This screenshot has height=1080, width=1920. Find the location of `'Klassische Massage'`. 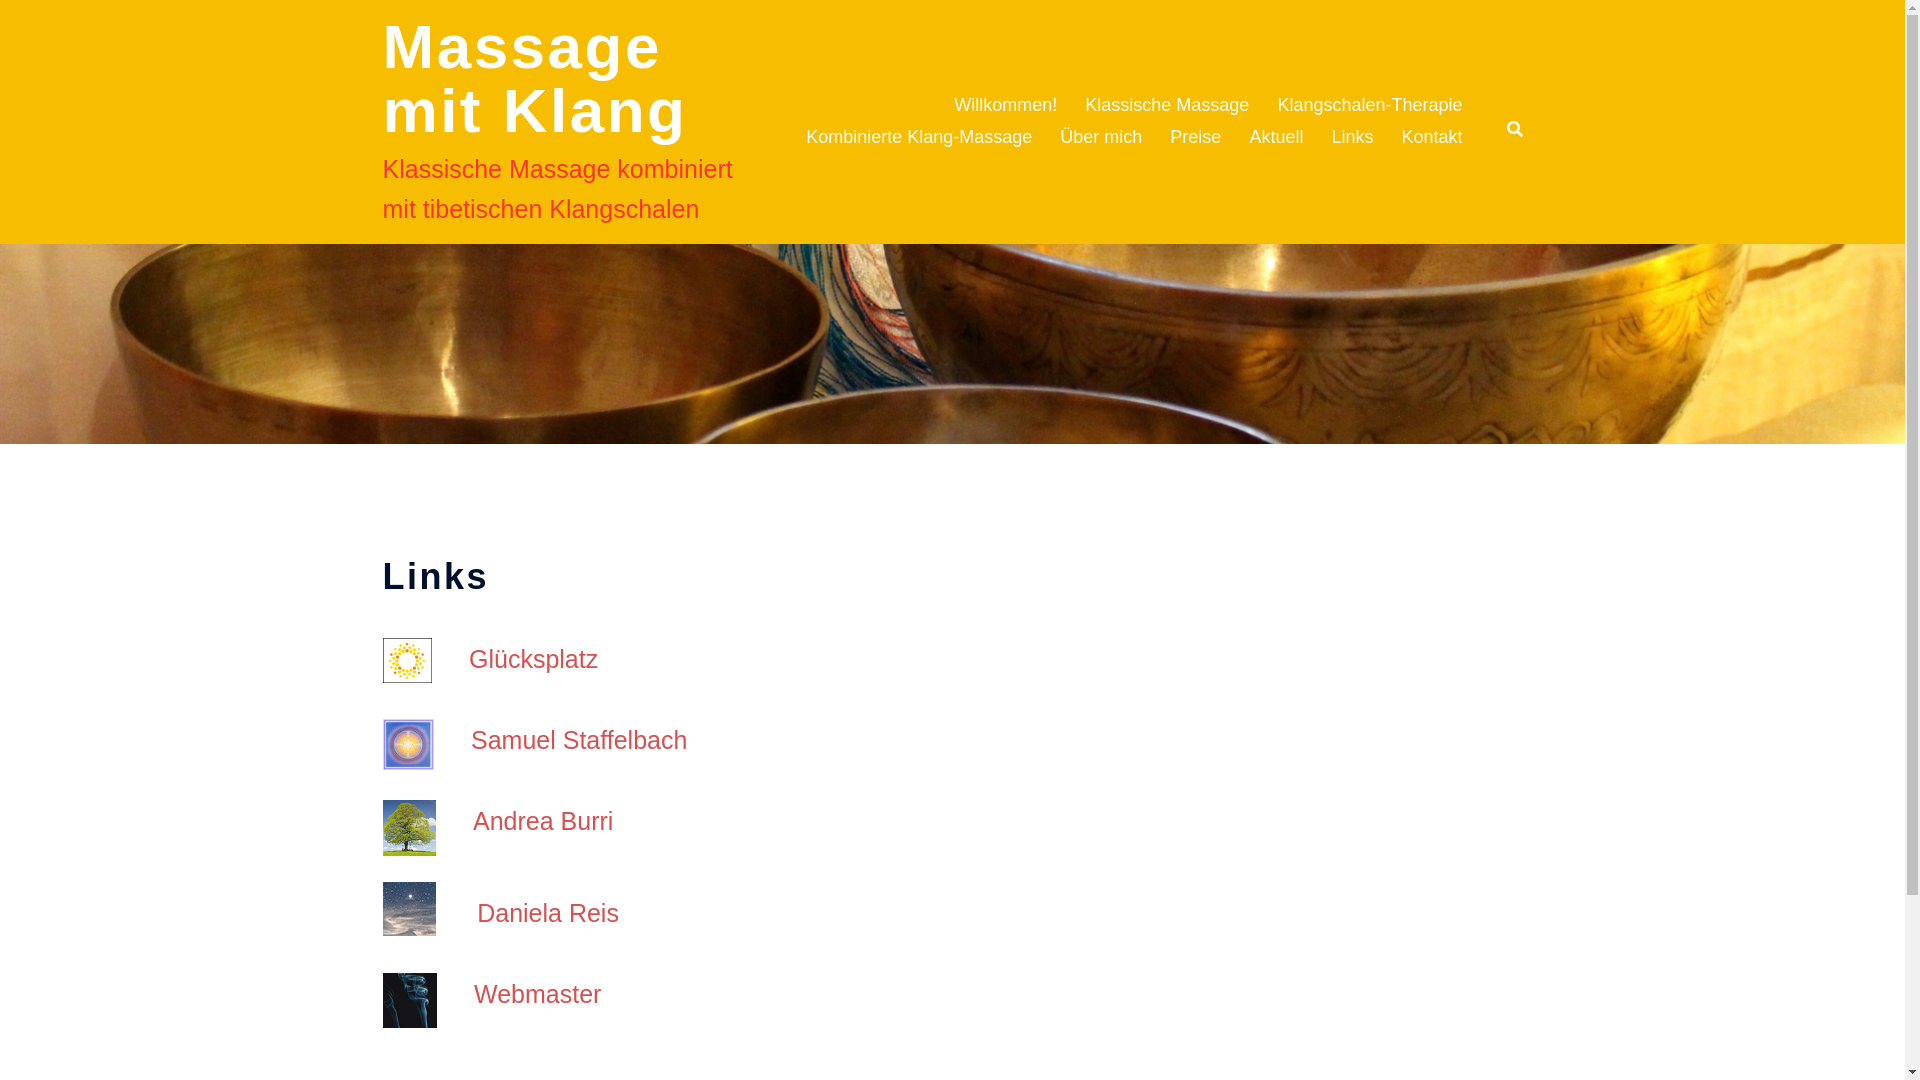

'Klassische Massage' is located at coordinates (1083, 105).